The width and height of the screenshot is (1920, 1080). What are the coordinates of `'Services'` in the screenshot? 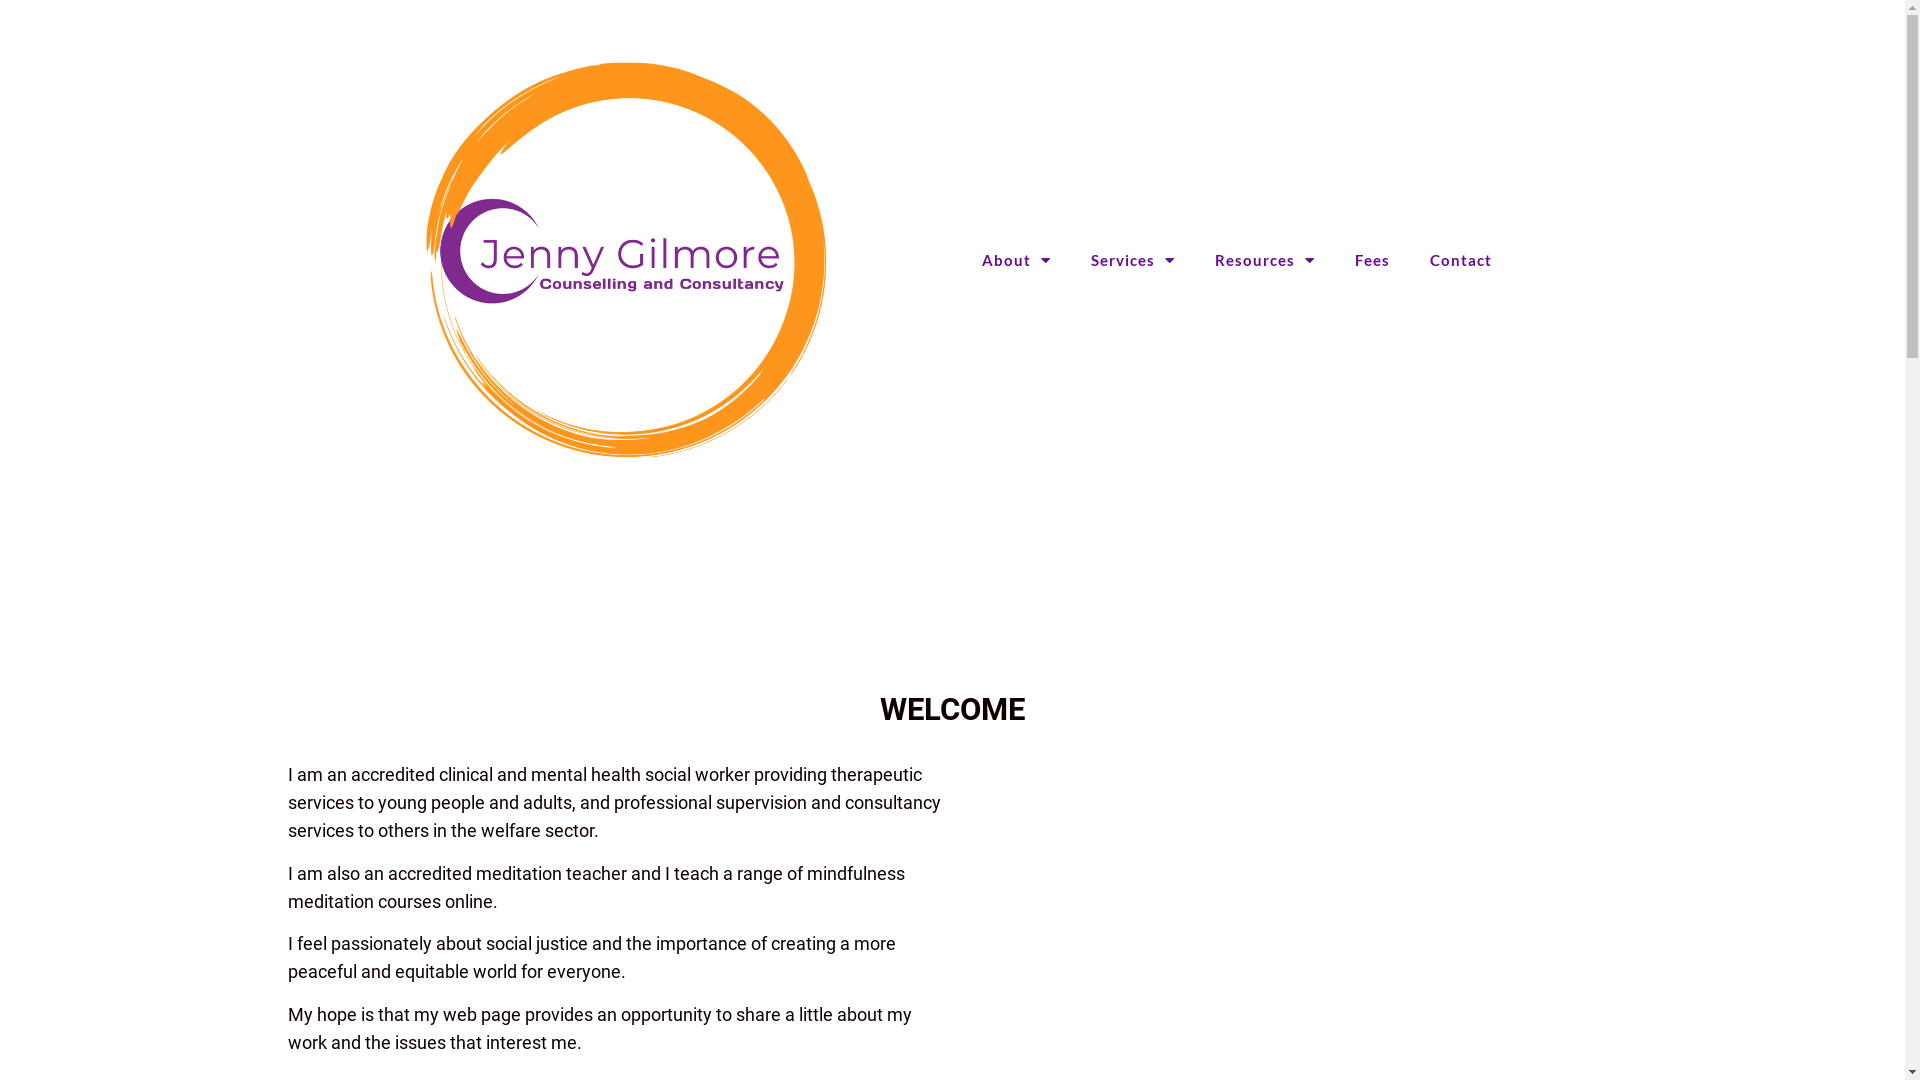 It's located at (1132, 258).